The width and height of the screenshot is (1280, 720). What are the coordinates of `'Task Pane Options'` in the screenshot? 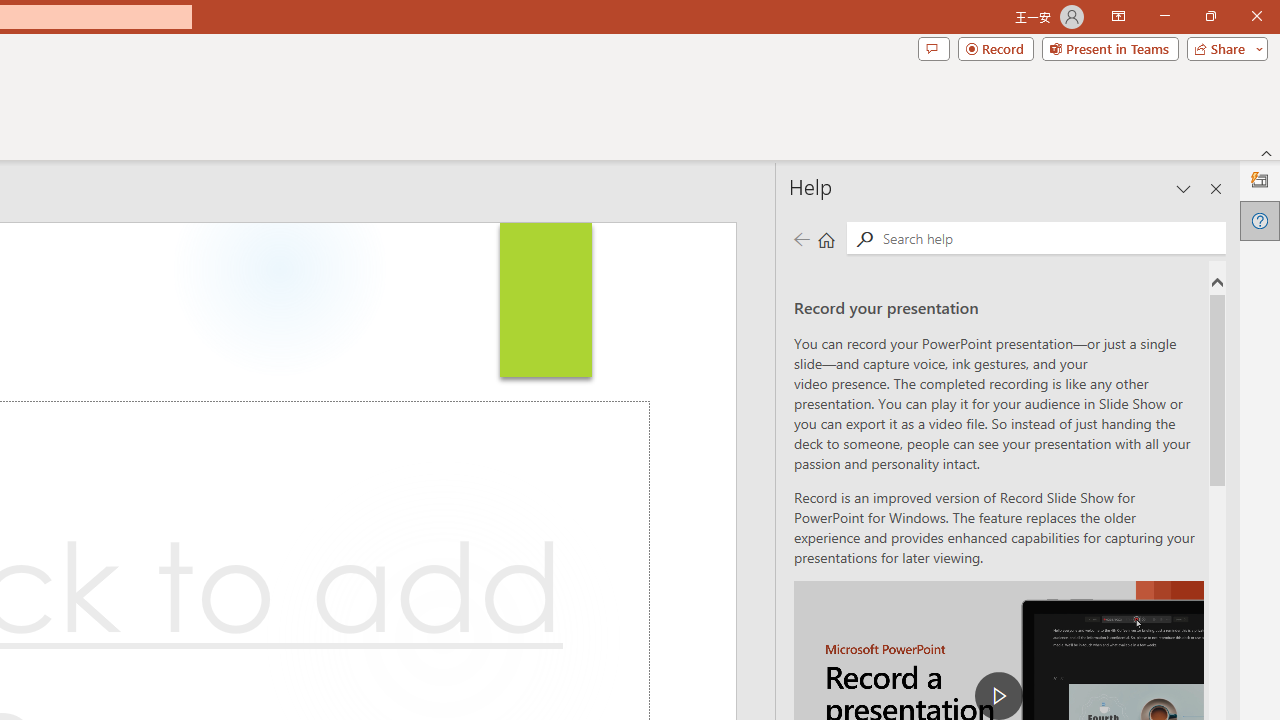 It's located at (1184, 189).